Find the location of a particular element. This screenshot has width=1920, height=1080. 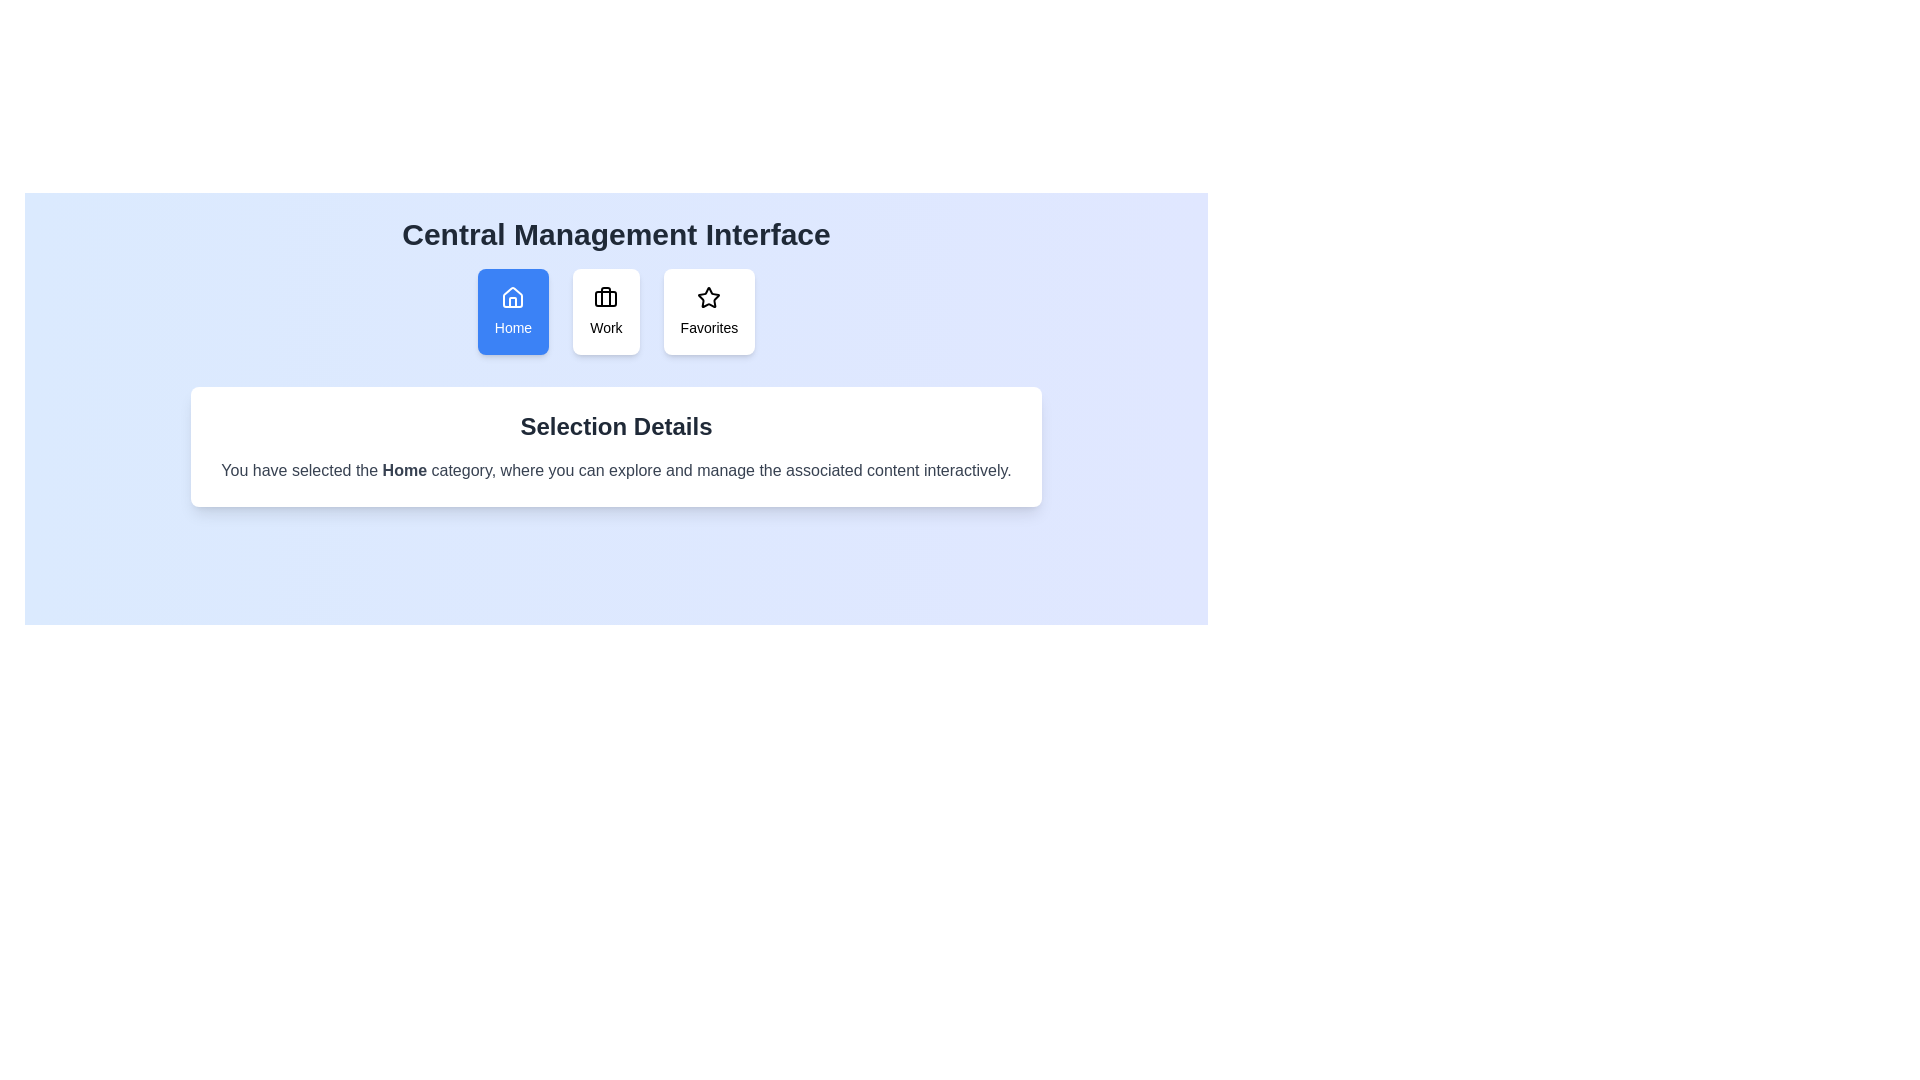

the 'Work' button located below the 'Central Management Interface' heading is located at coordinates (615, 312).